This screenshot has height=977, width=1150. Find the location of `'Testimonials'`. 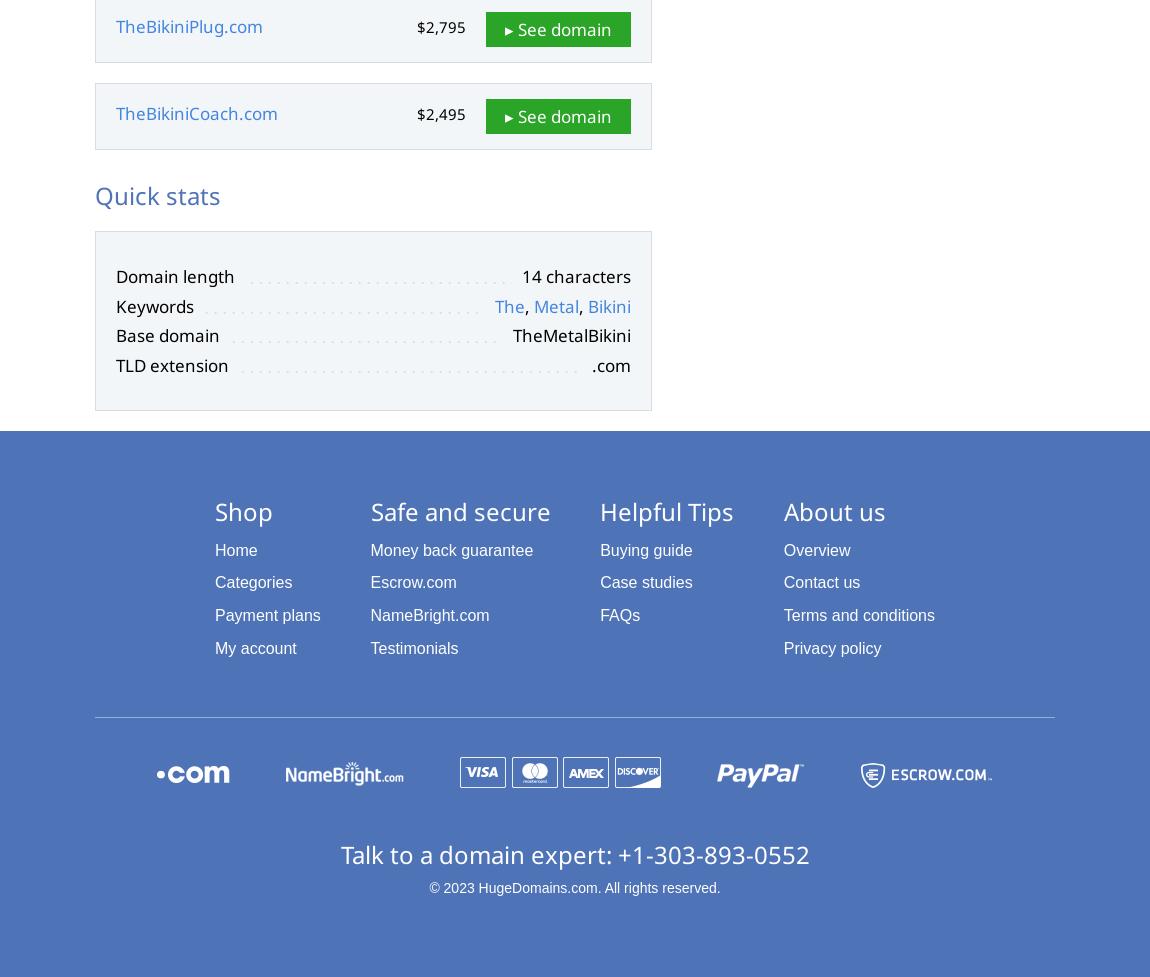

'Testimonials' is located at coordinates (414, 646).